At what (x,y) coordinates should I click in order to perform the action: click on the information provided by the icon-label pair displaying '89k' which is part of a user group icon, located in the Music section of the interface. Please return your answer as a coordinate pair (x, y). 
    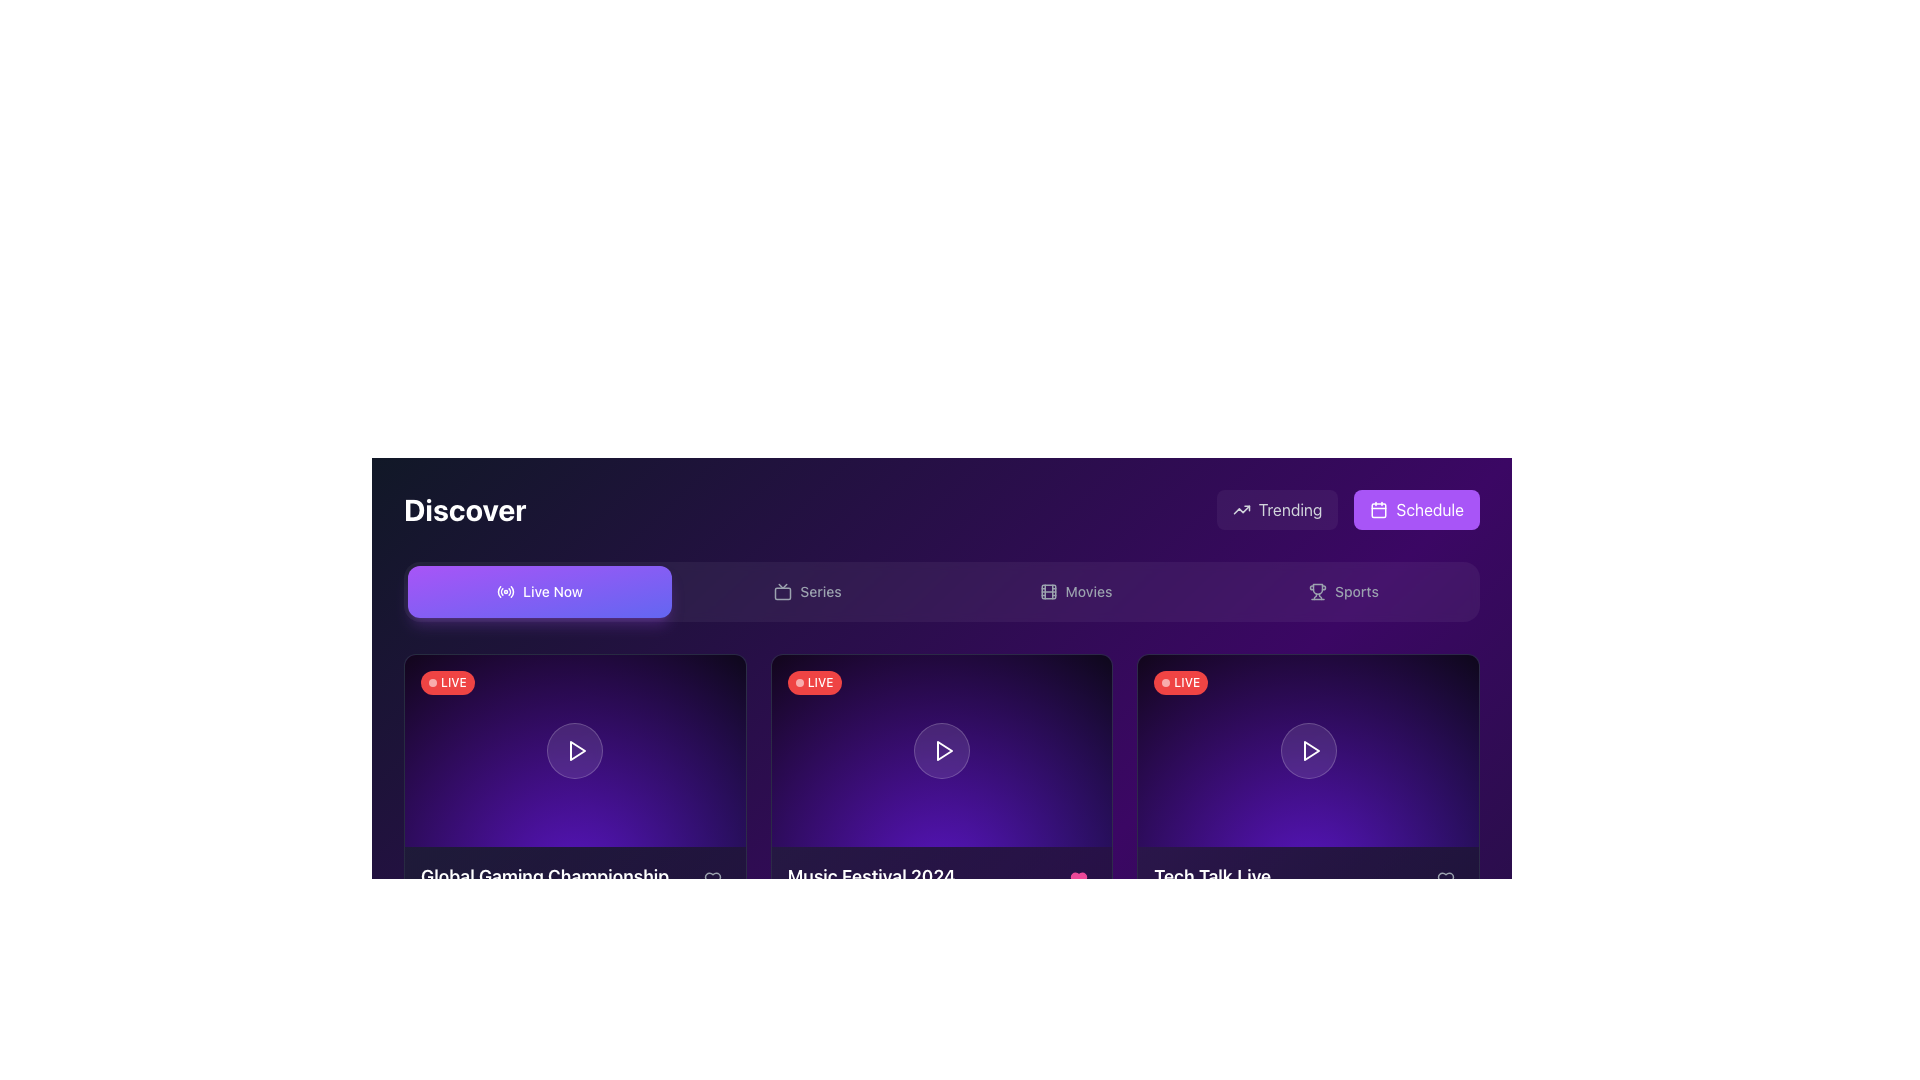
    Looking at the image, I should click on (925, 922).